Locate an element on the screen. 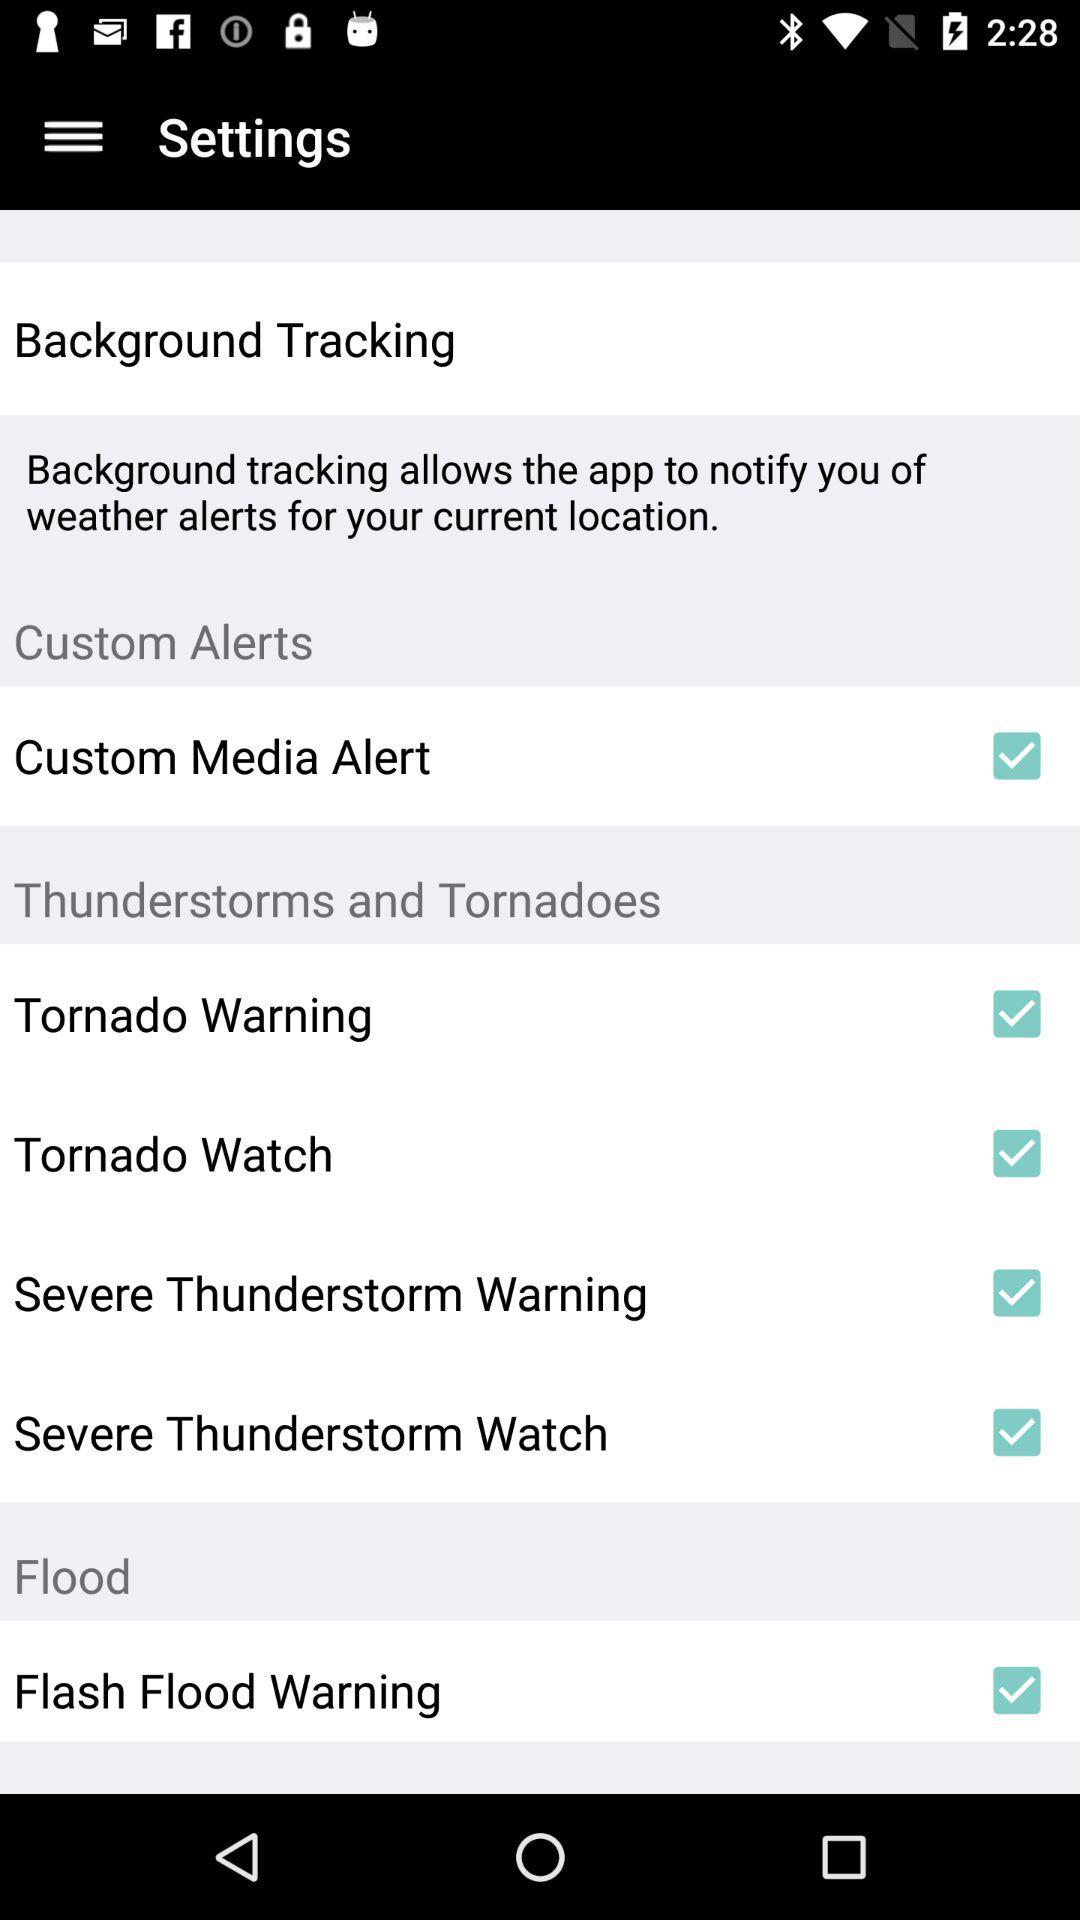  the icon next to the tornado warning is located at coordinates (1017, 1013).